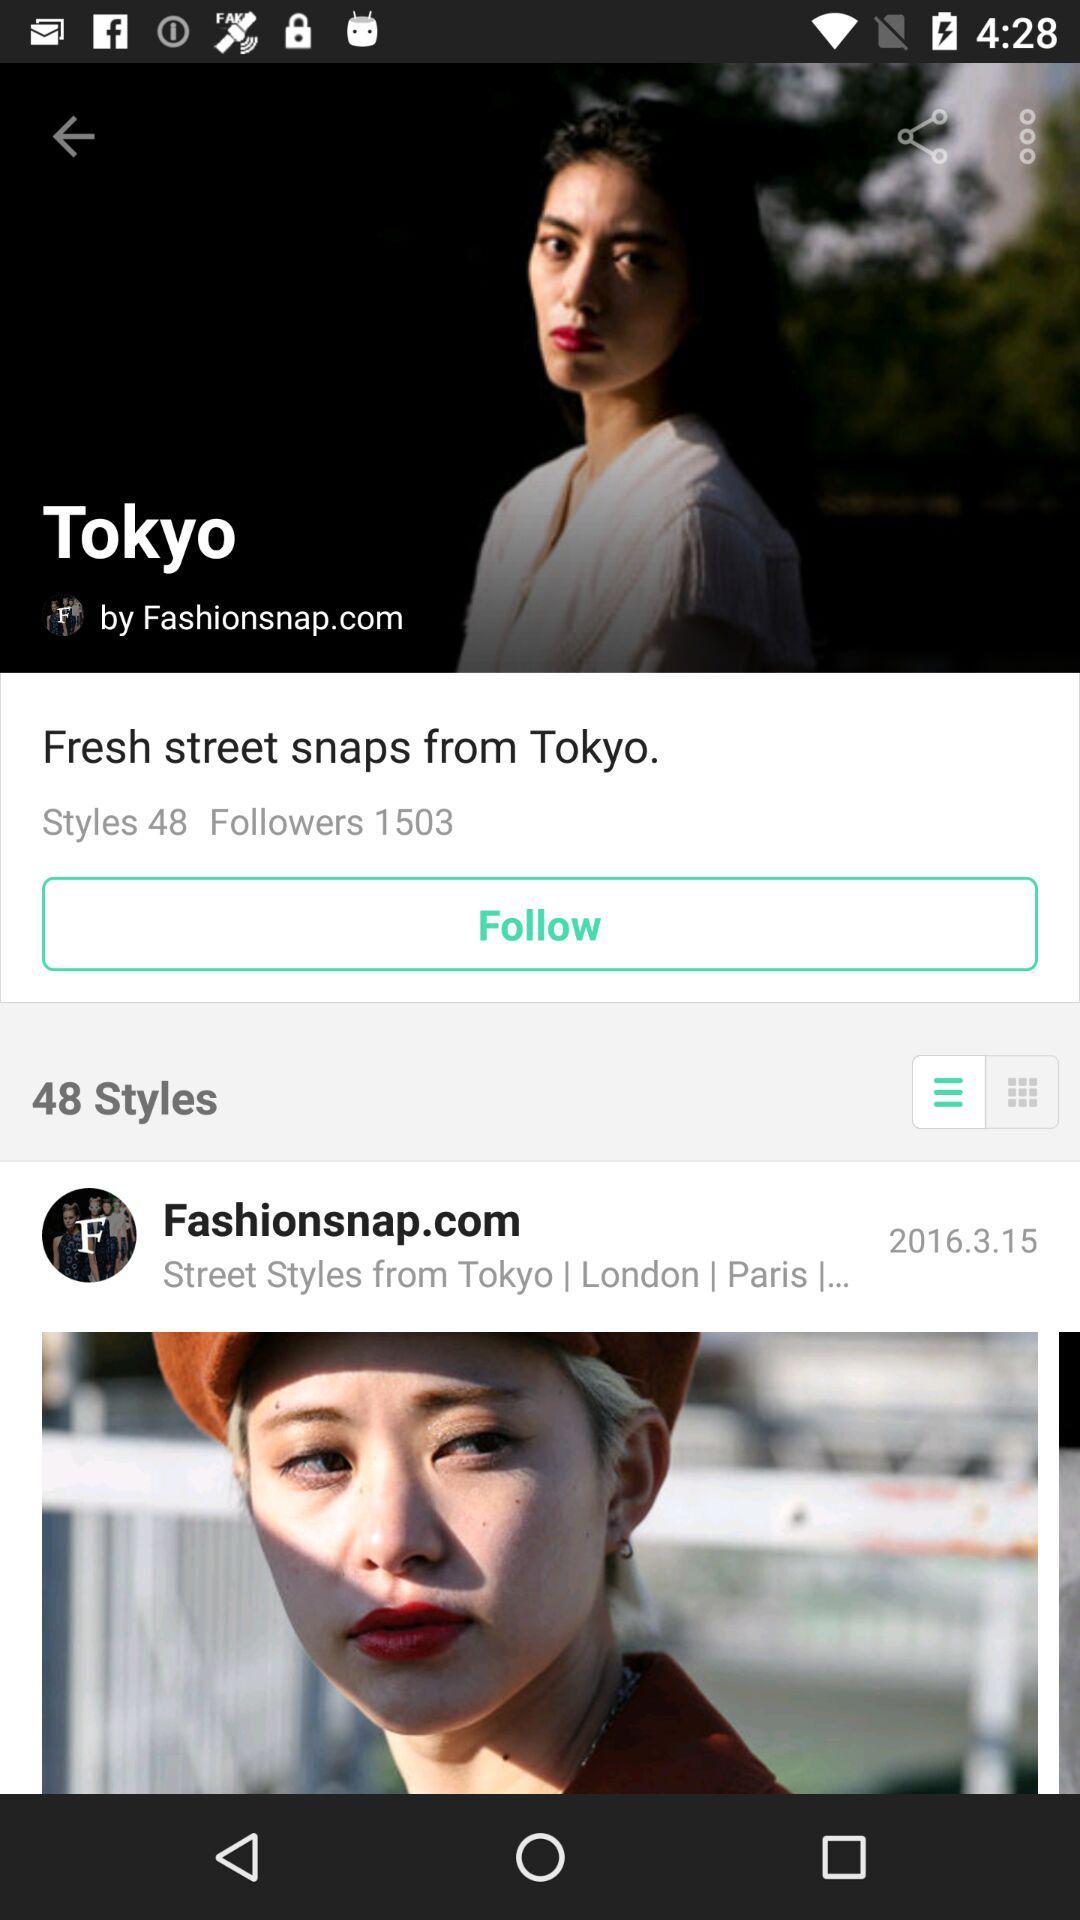 This screenshot has width=1080, height=1920. Describe the element at coordinates (540, 1562) in the screenshot. I see `connect to site` at that location.